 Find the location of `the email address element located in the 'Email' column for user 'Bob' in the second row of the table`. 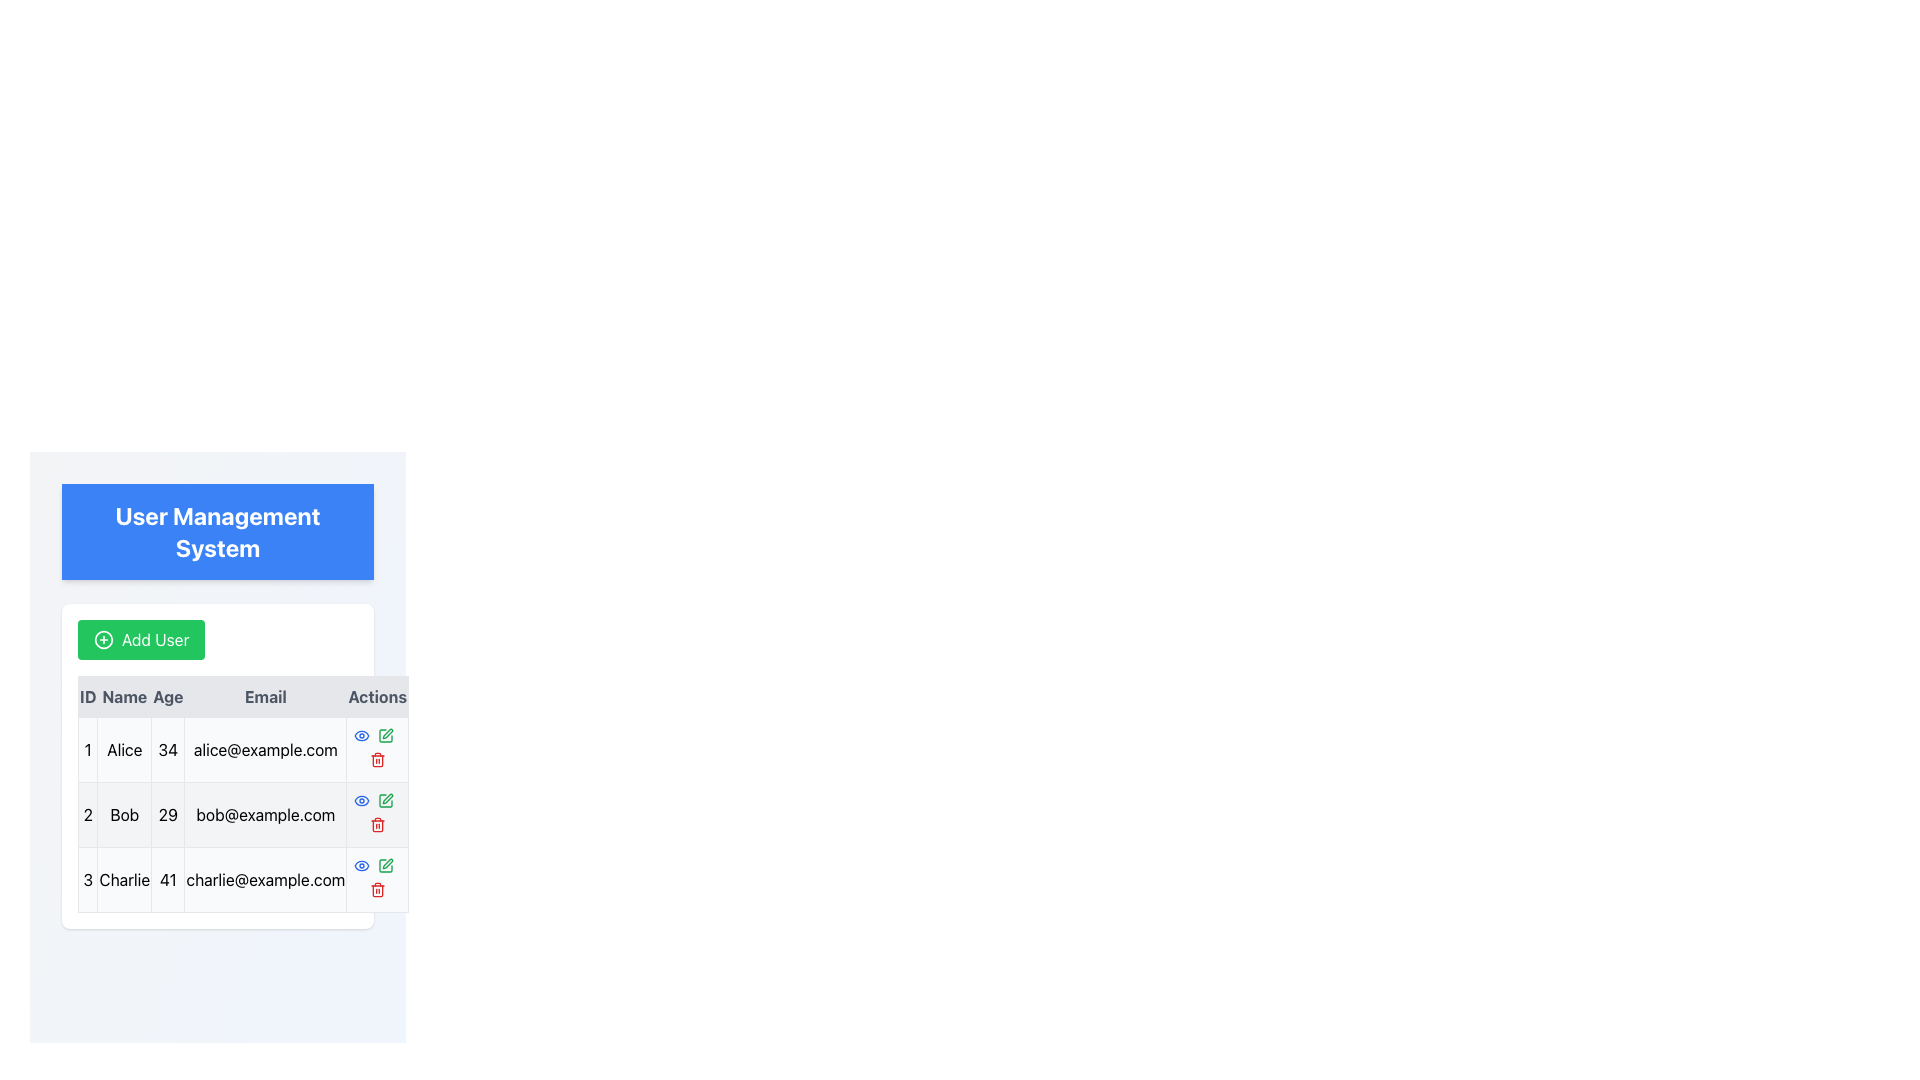

the email address element located in the 'Email' column for user 'Bob' in the second row of the table is located at coordinates (264, 814).